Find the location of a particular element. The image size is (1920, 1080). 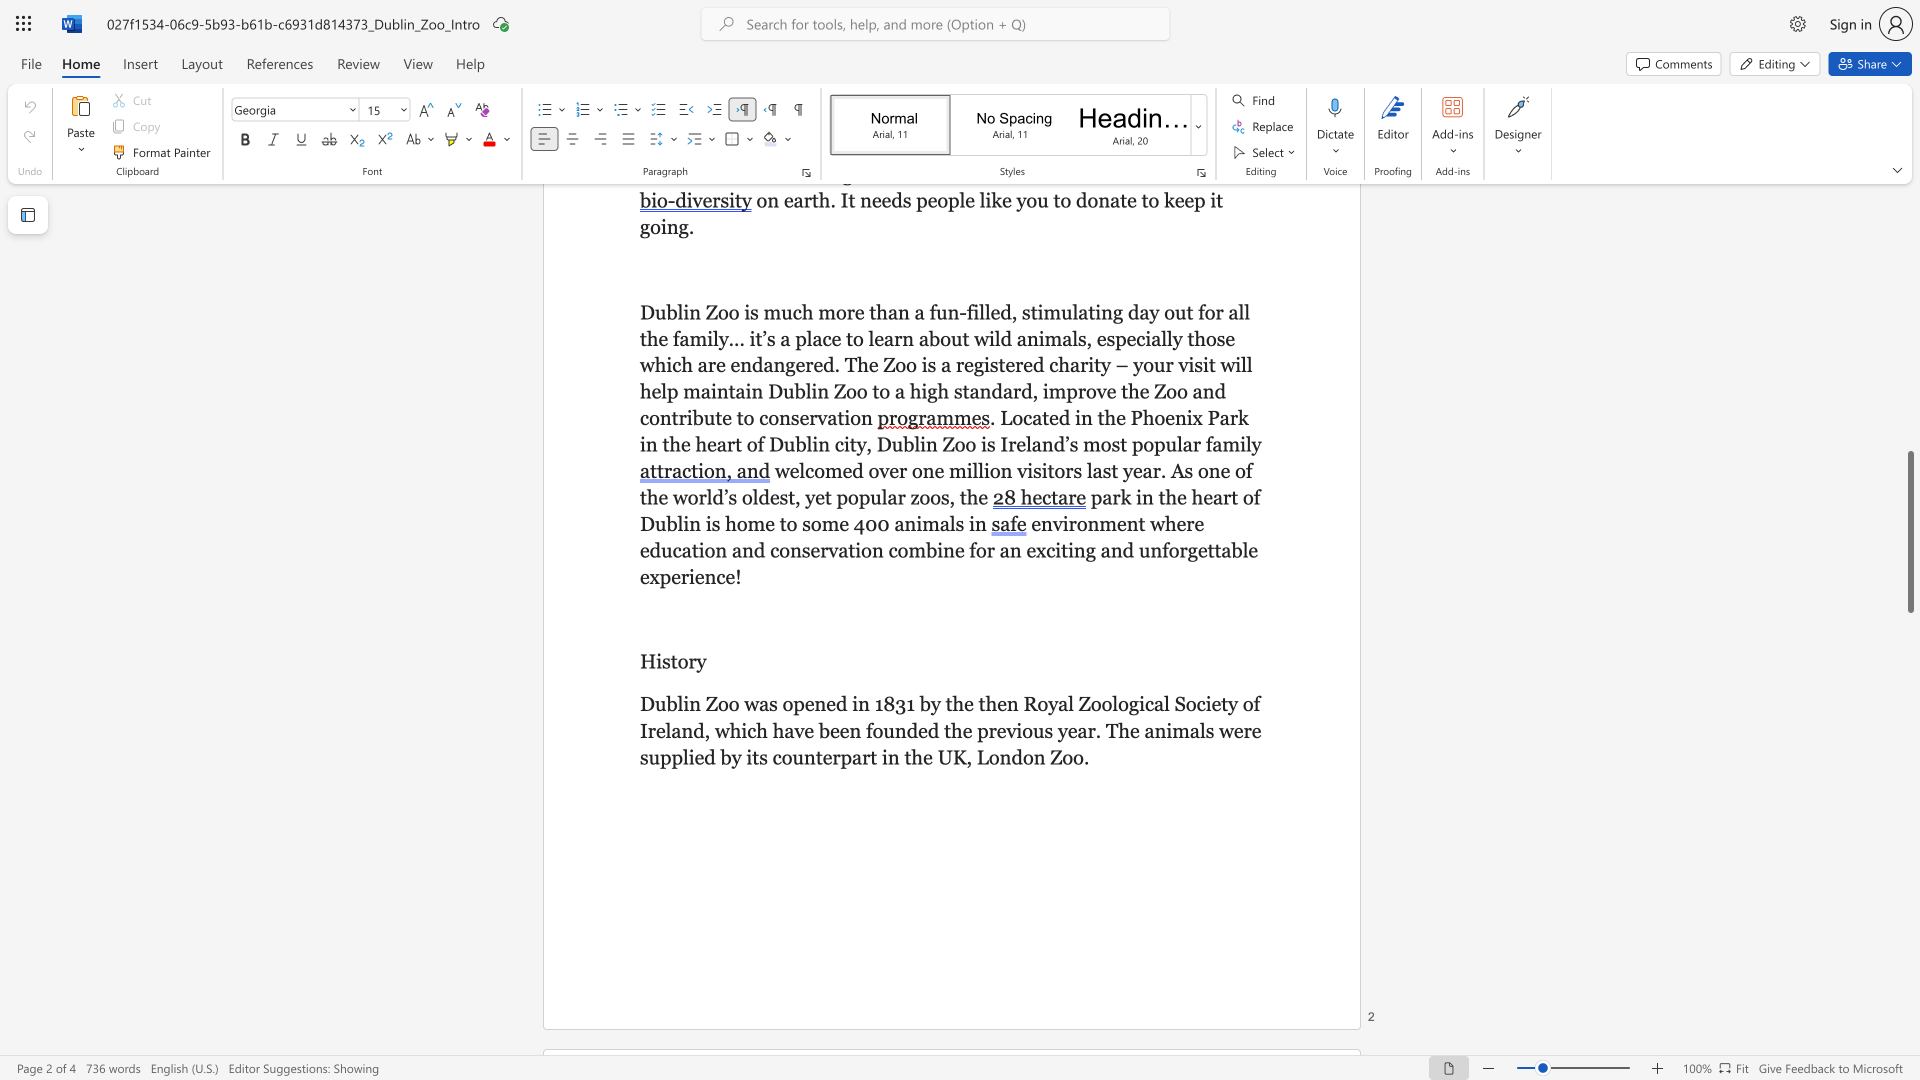

the subset text "unterpart in the UK, Lon" within the text "Dublin Zoo was opened in 1831 by the then Royal Zoological Society of Ireland, which have been founded the previous year. The animals were supplied by its counterpart in the UK, London Zoo." is located at coordinates (791, 757).